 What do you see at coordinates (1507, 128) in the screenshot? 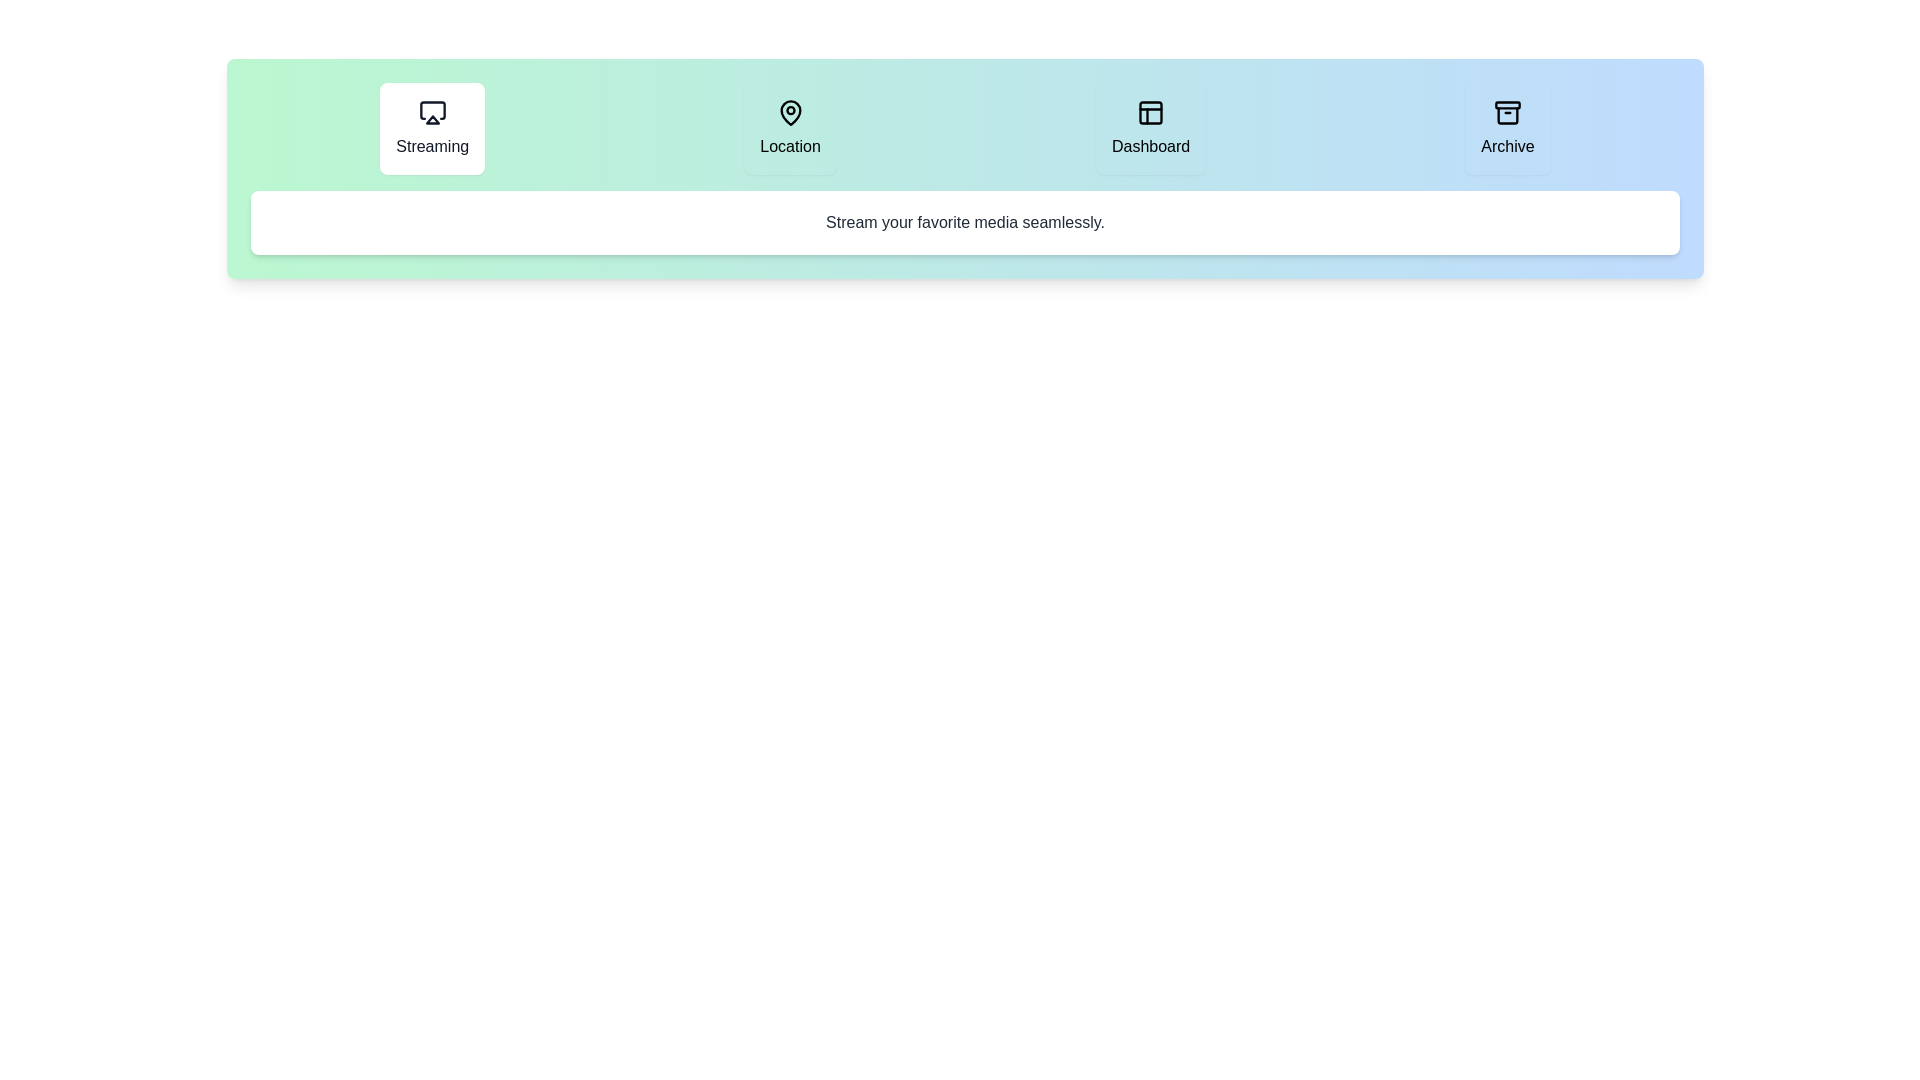
I see `the tab labeled Archive` at bounding box center [1507, 128].